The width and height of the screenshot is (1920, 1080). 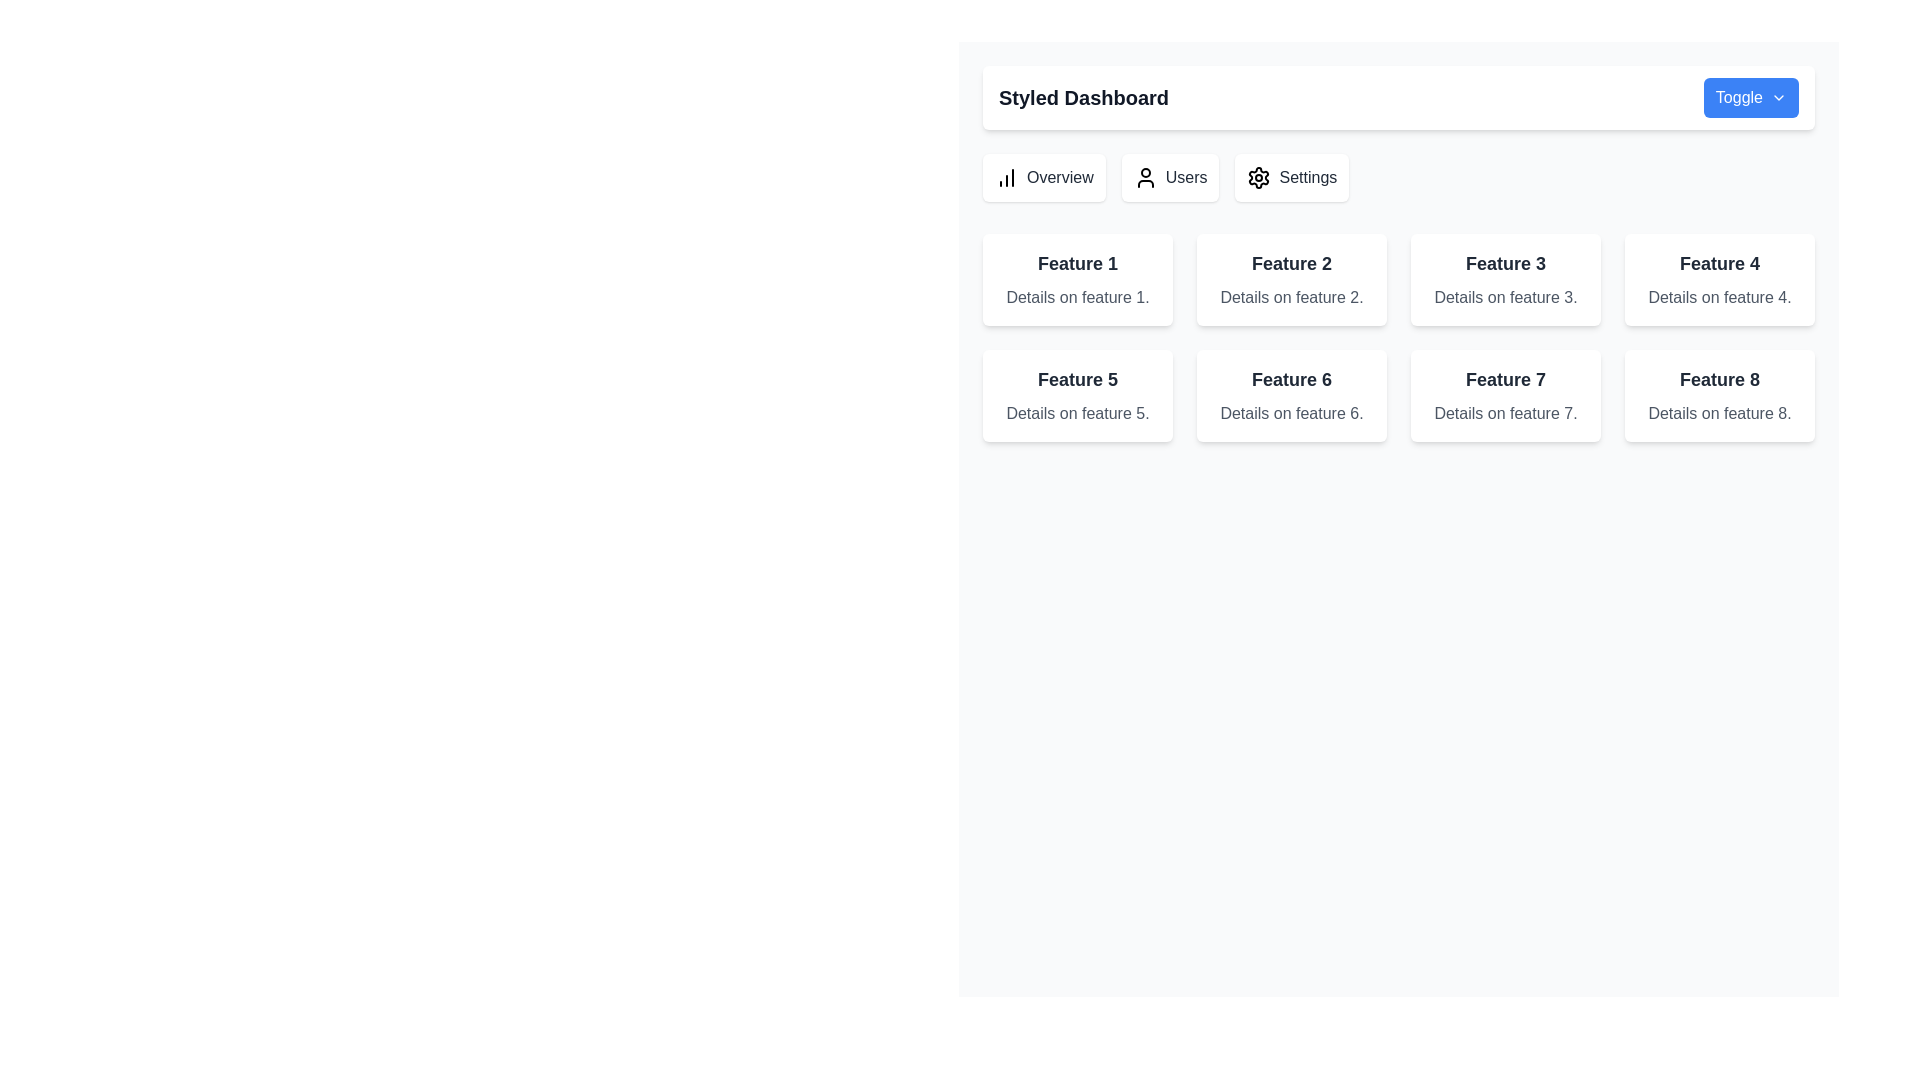 What do you see at coordinates (1779, 97) in the screenshot?
I see `the downward-pointing chevron icon located to the right of the 'Toggle' button text` at bounding box center [1779, 97].